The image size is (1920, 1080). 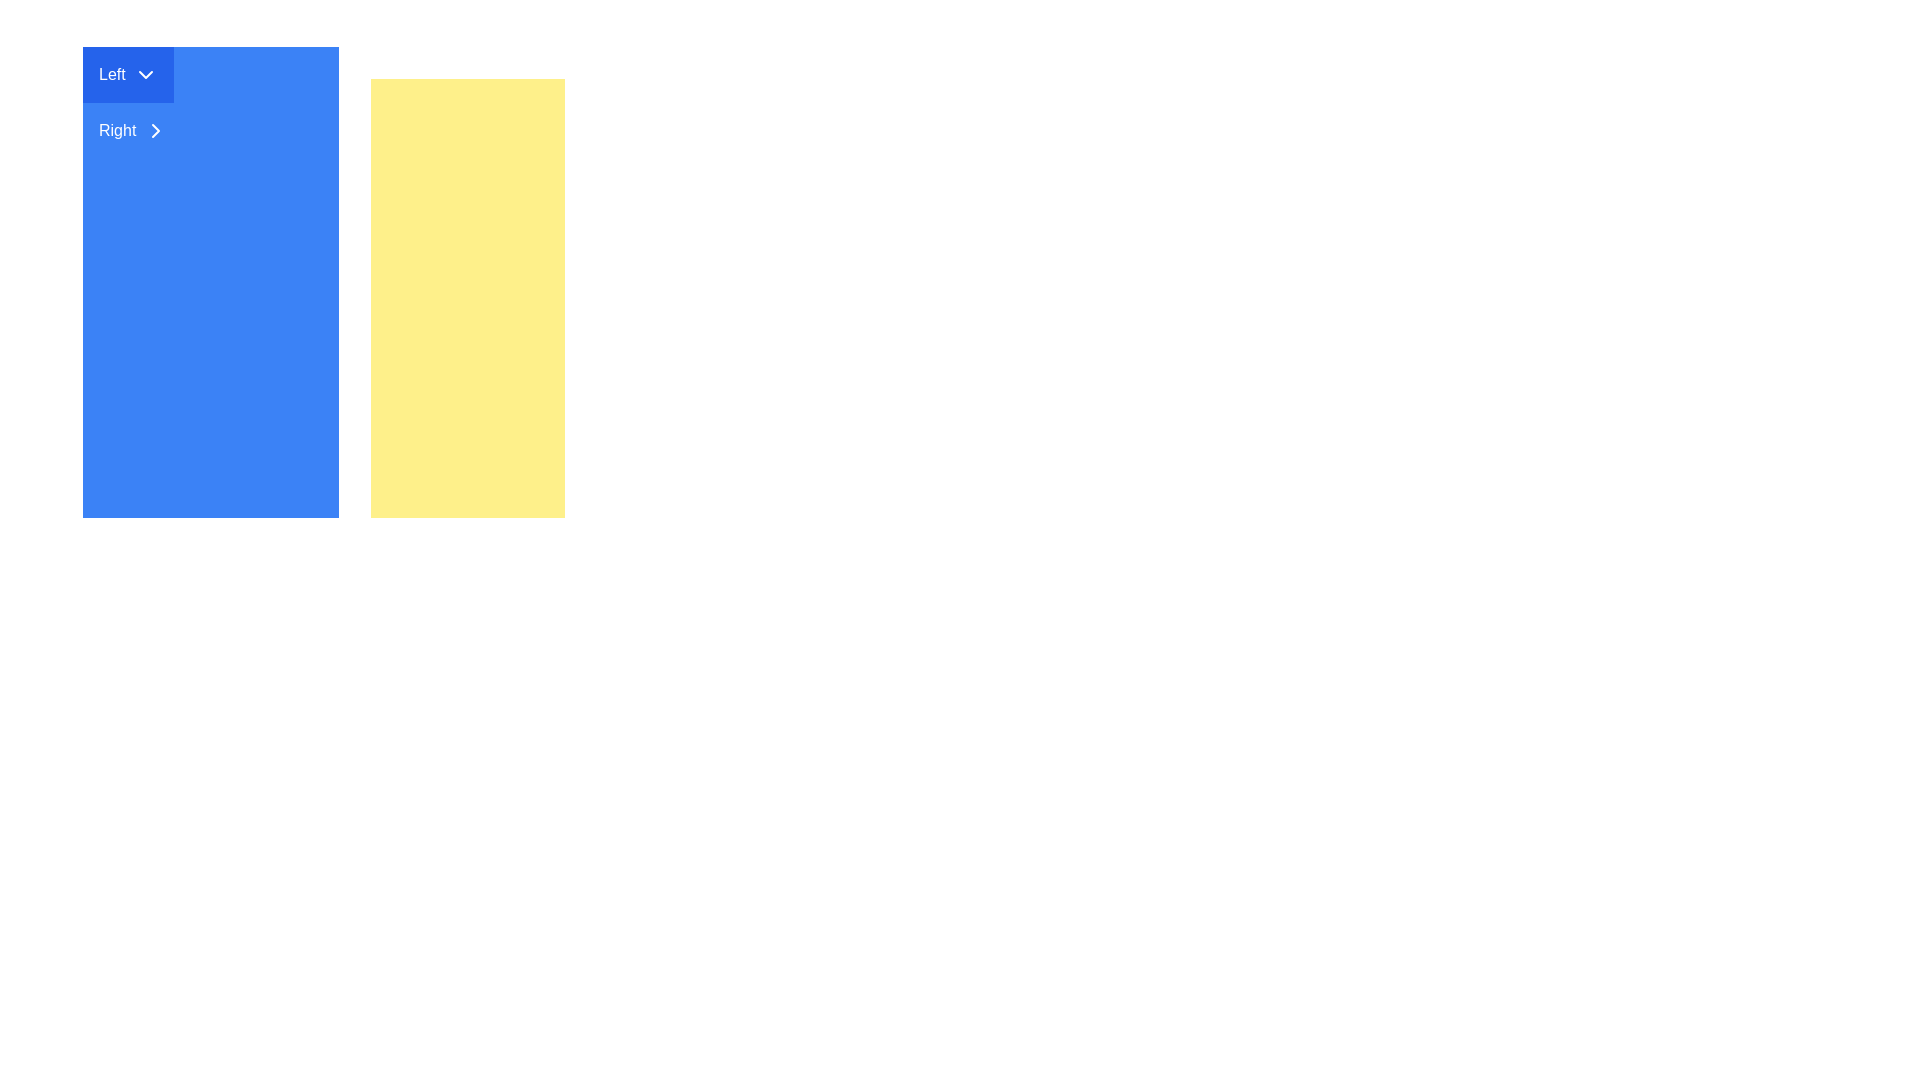 What do you see at coordinates (116, 131) in the screenshot?
I see `the Text Label displaying 'Right', which is styled with a blue background and white bold text, located in a vertically stacked menu layout` at bounding box center [116, 131].